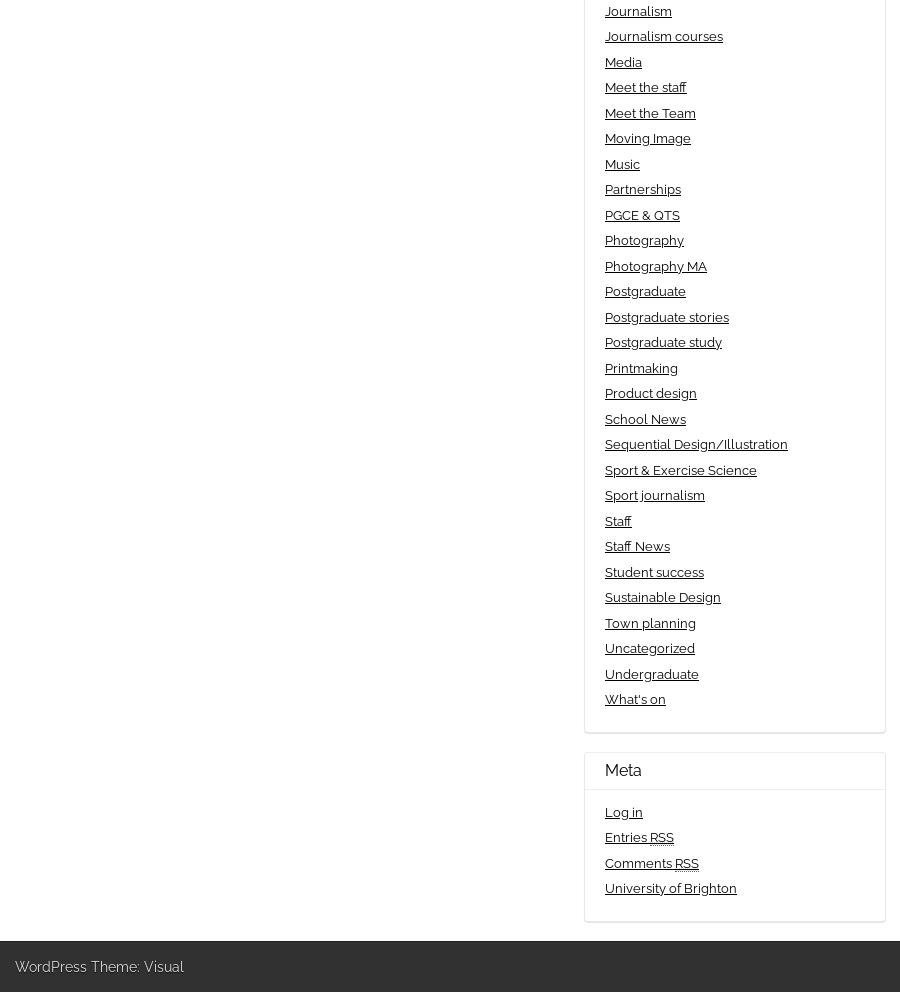 This screenshot has height=992, width=900. What do you see at coordinates (645, 417) in the screenshot?
I see `'School News'` at bounding box center [645, 417].